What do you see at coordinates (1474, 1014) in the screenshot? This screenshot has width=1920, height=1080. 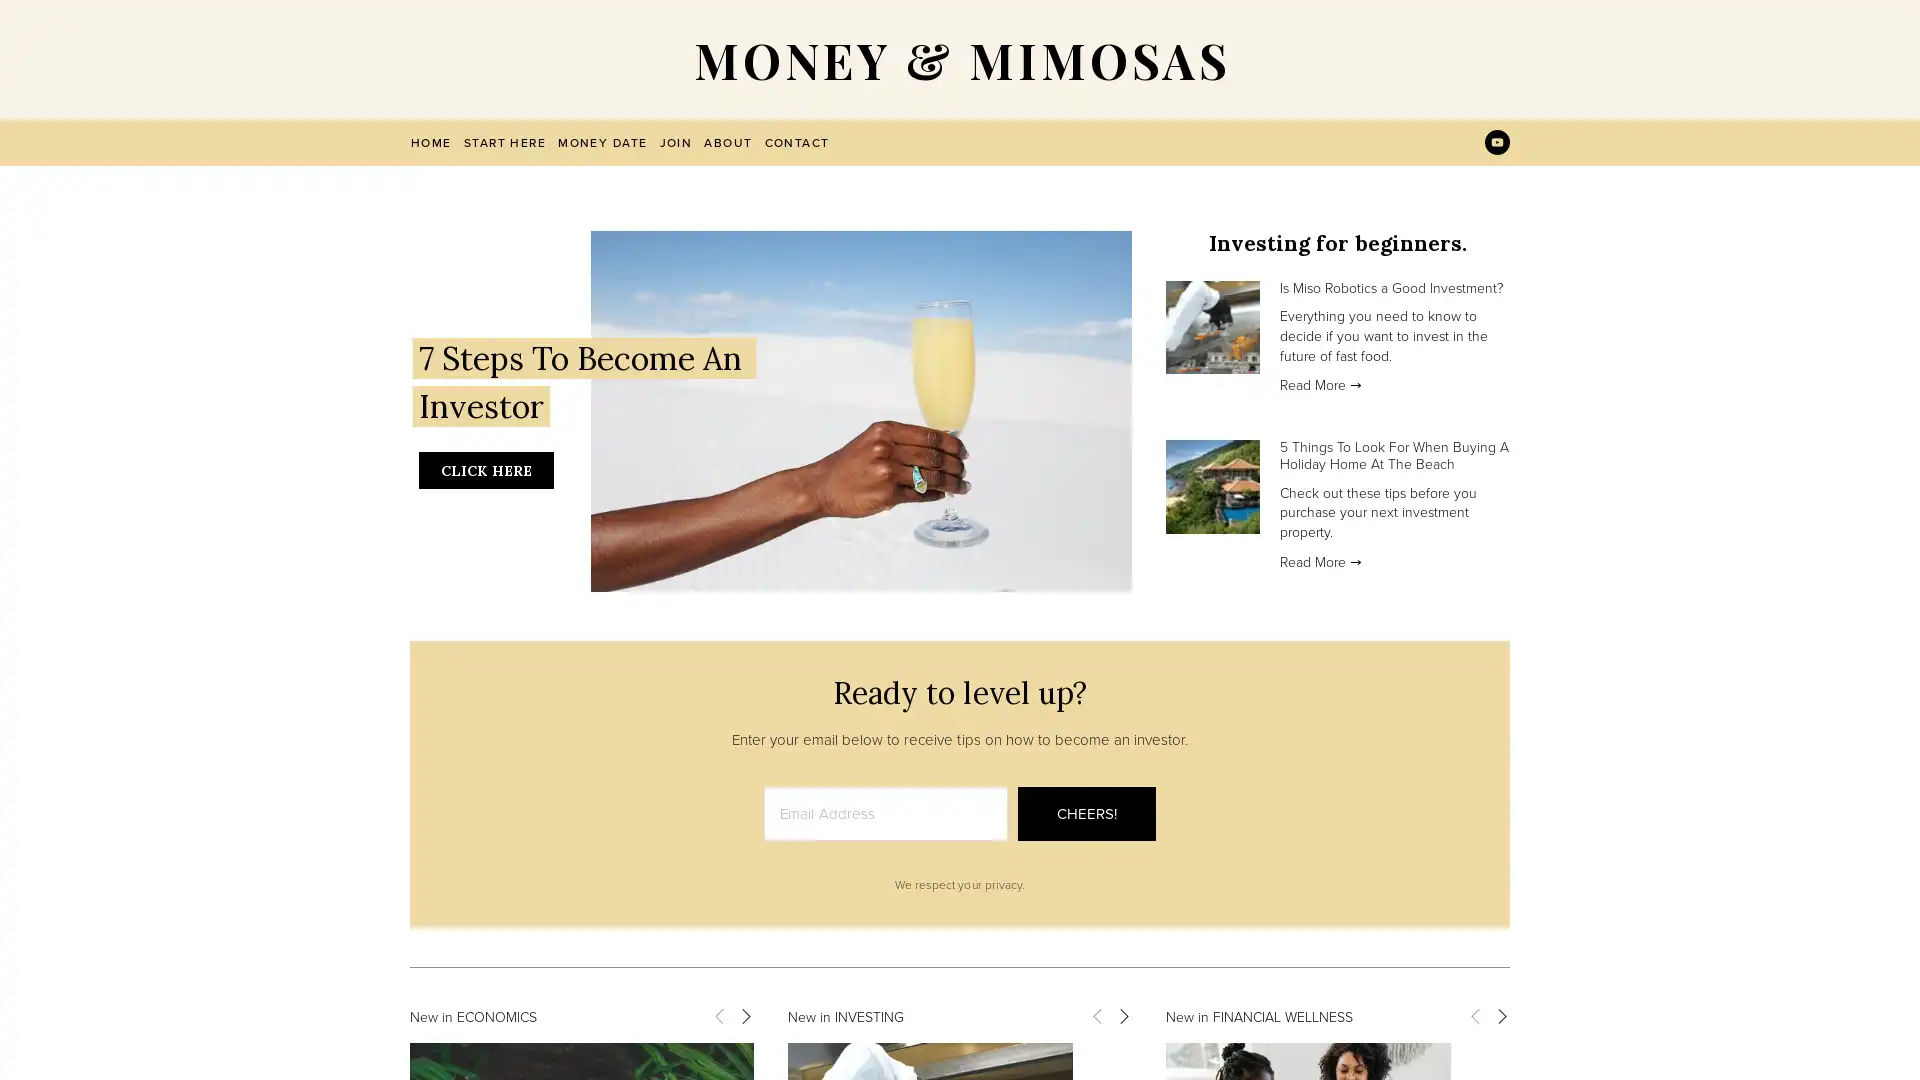 I see `Previous` at bounding box center [1474, 1014].